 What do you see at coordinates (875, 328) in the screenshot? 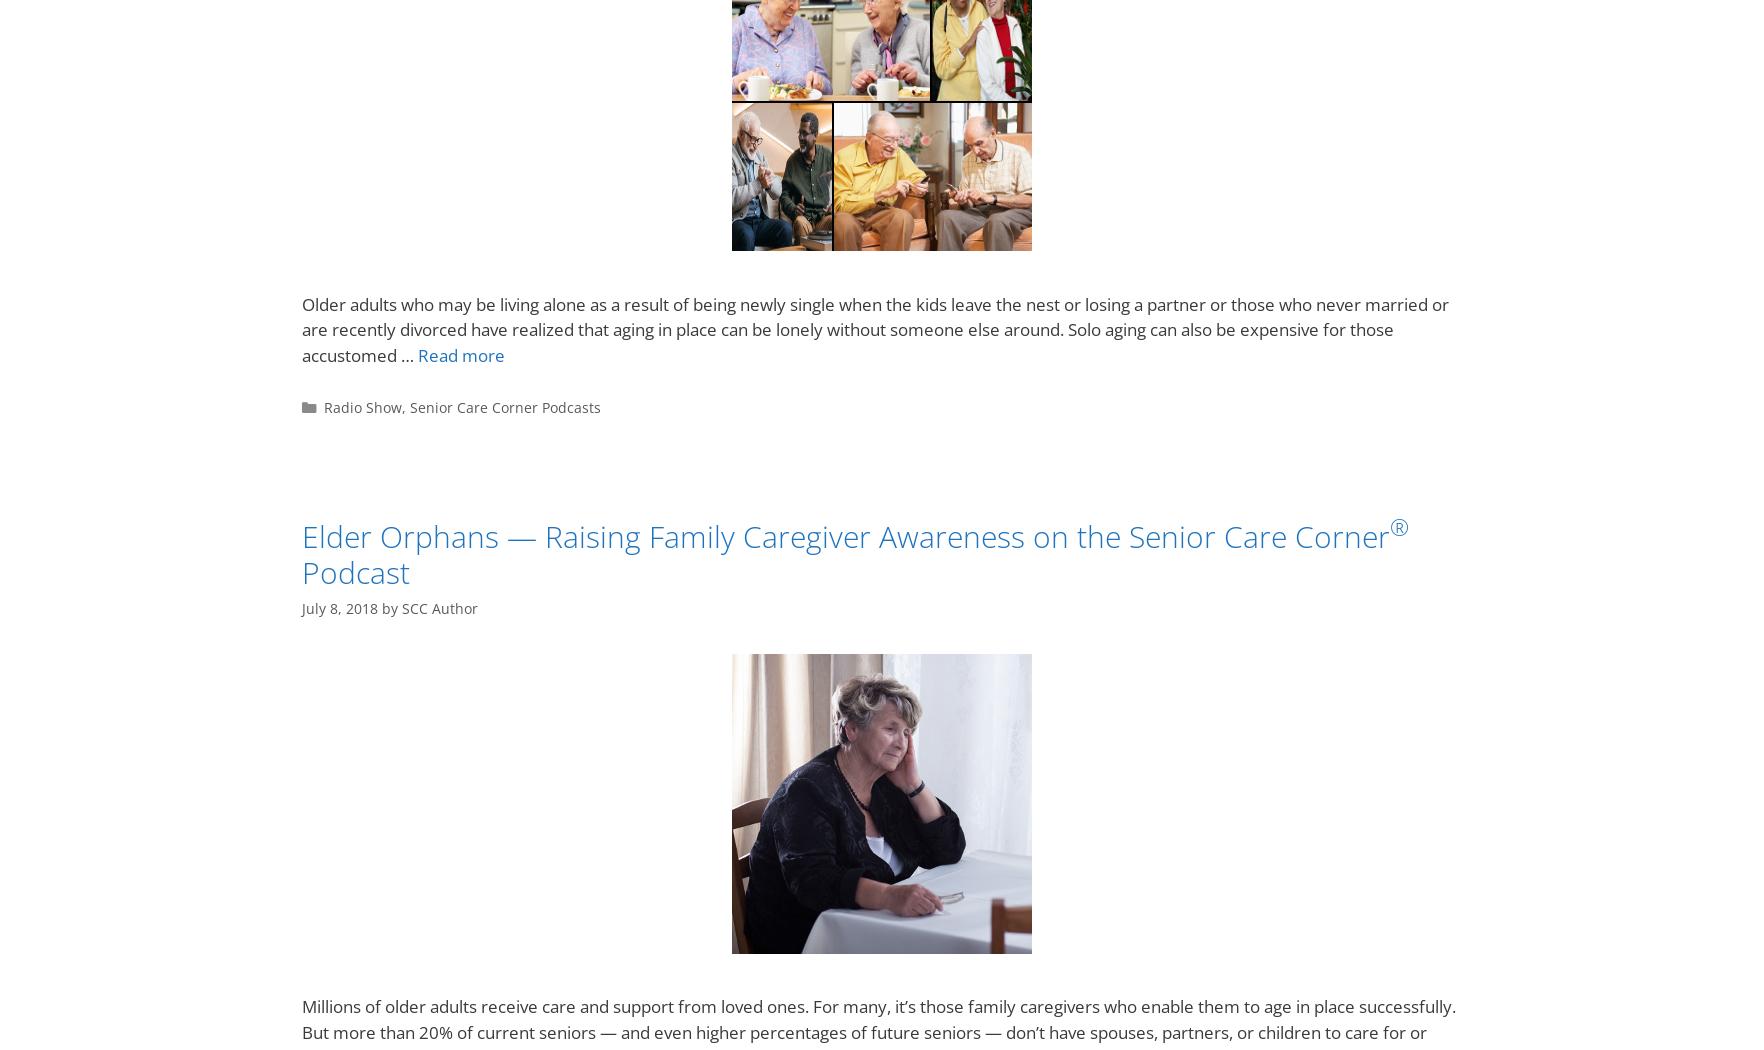
I see `'Older adults who may be living alone as a result of being newly single when the kids leave the nest or losing a partner or those who never married or are recently divorced have realized that aging in place can be lonely without someone else around. Solo aging can also be expensive for those accustomed …'` at bounding box center [875, 328].